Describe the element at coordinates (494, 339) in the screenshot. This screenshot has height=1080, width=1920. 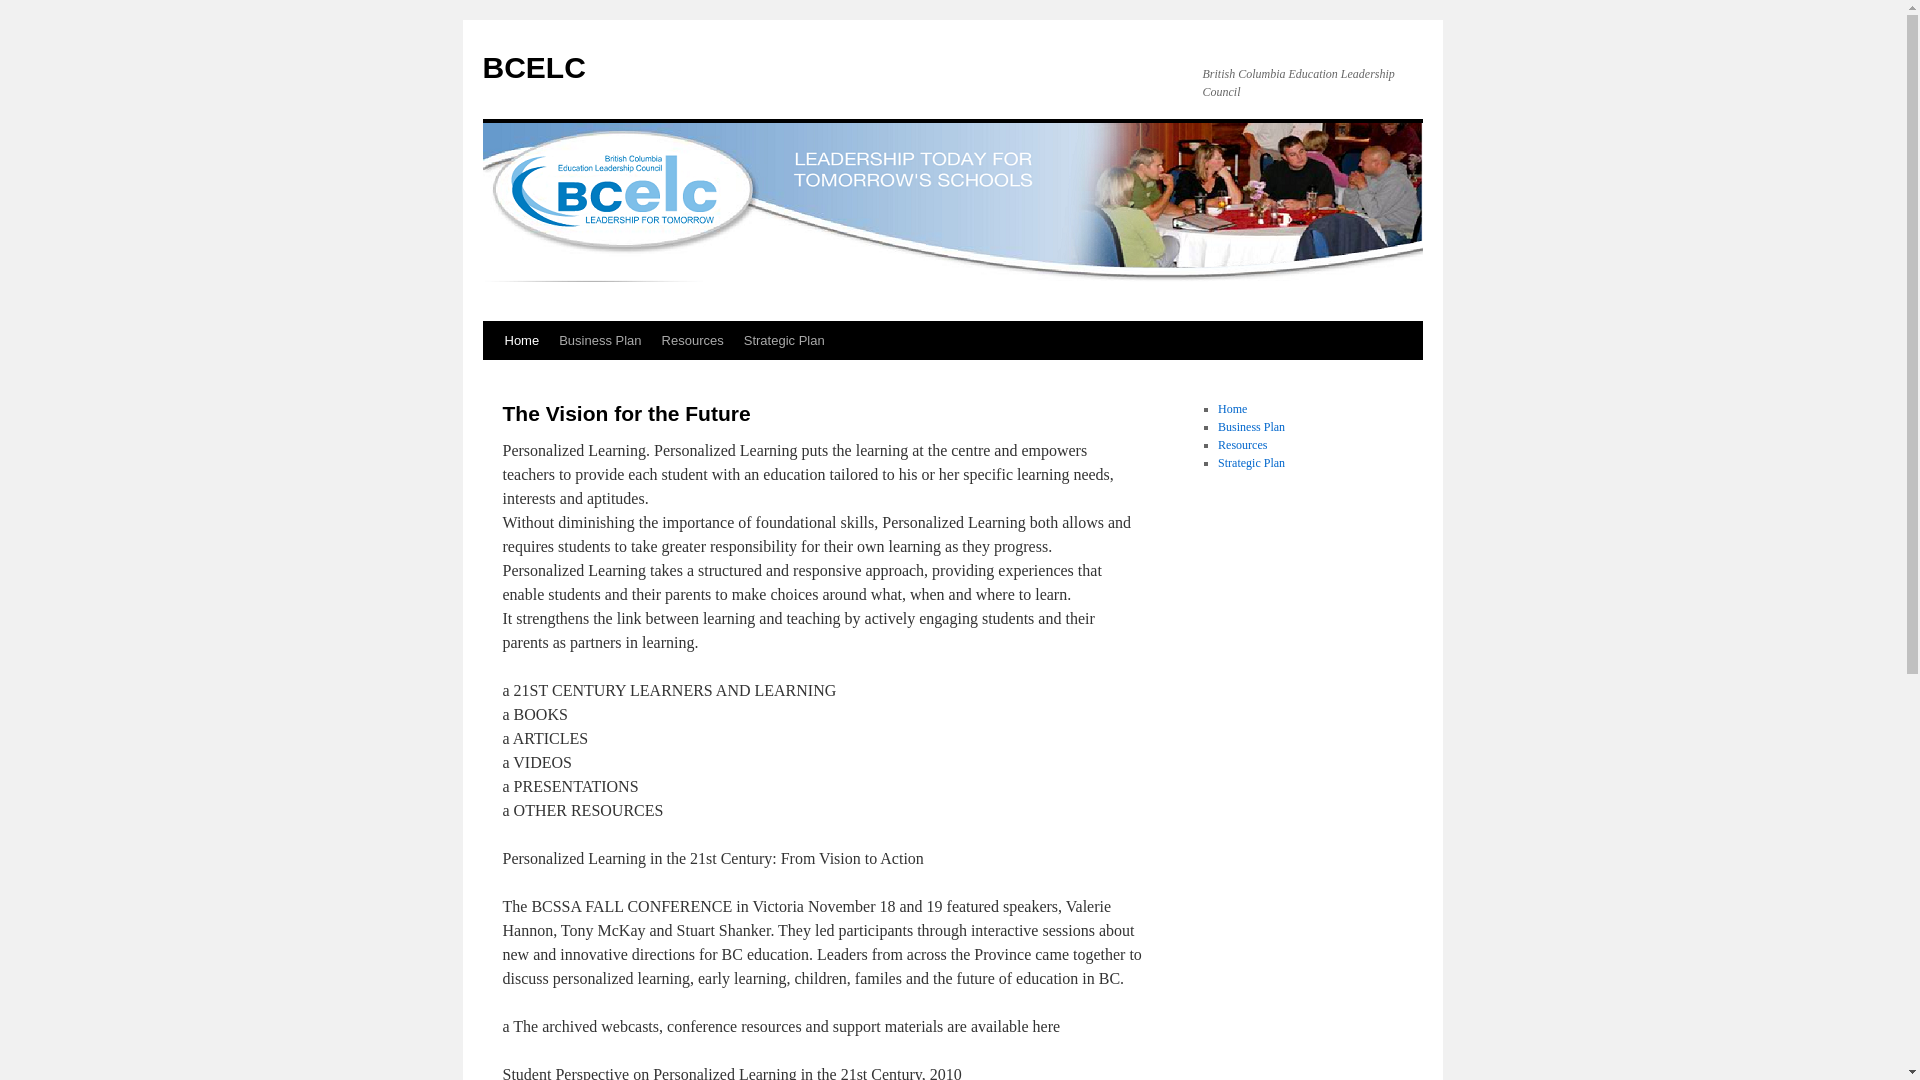
I see `'Home'` at that location.